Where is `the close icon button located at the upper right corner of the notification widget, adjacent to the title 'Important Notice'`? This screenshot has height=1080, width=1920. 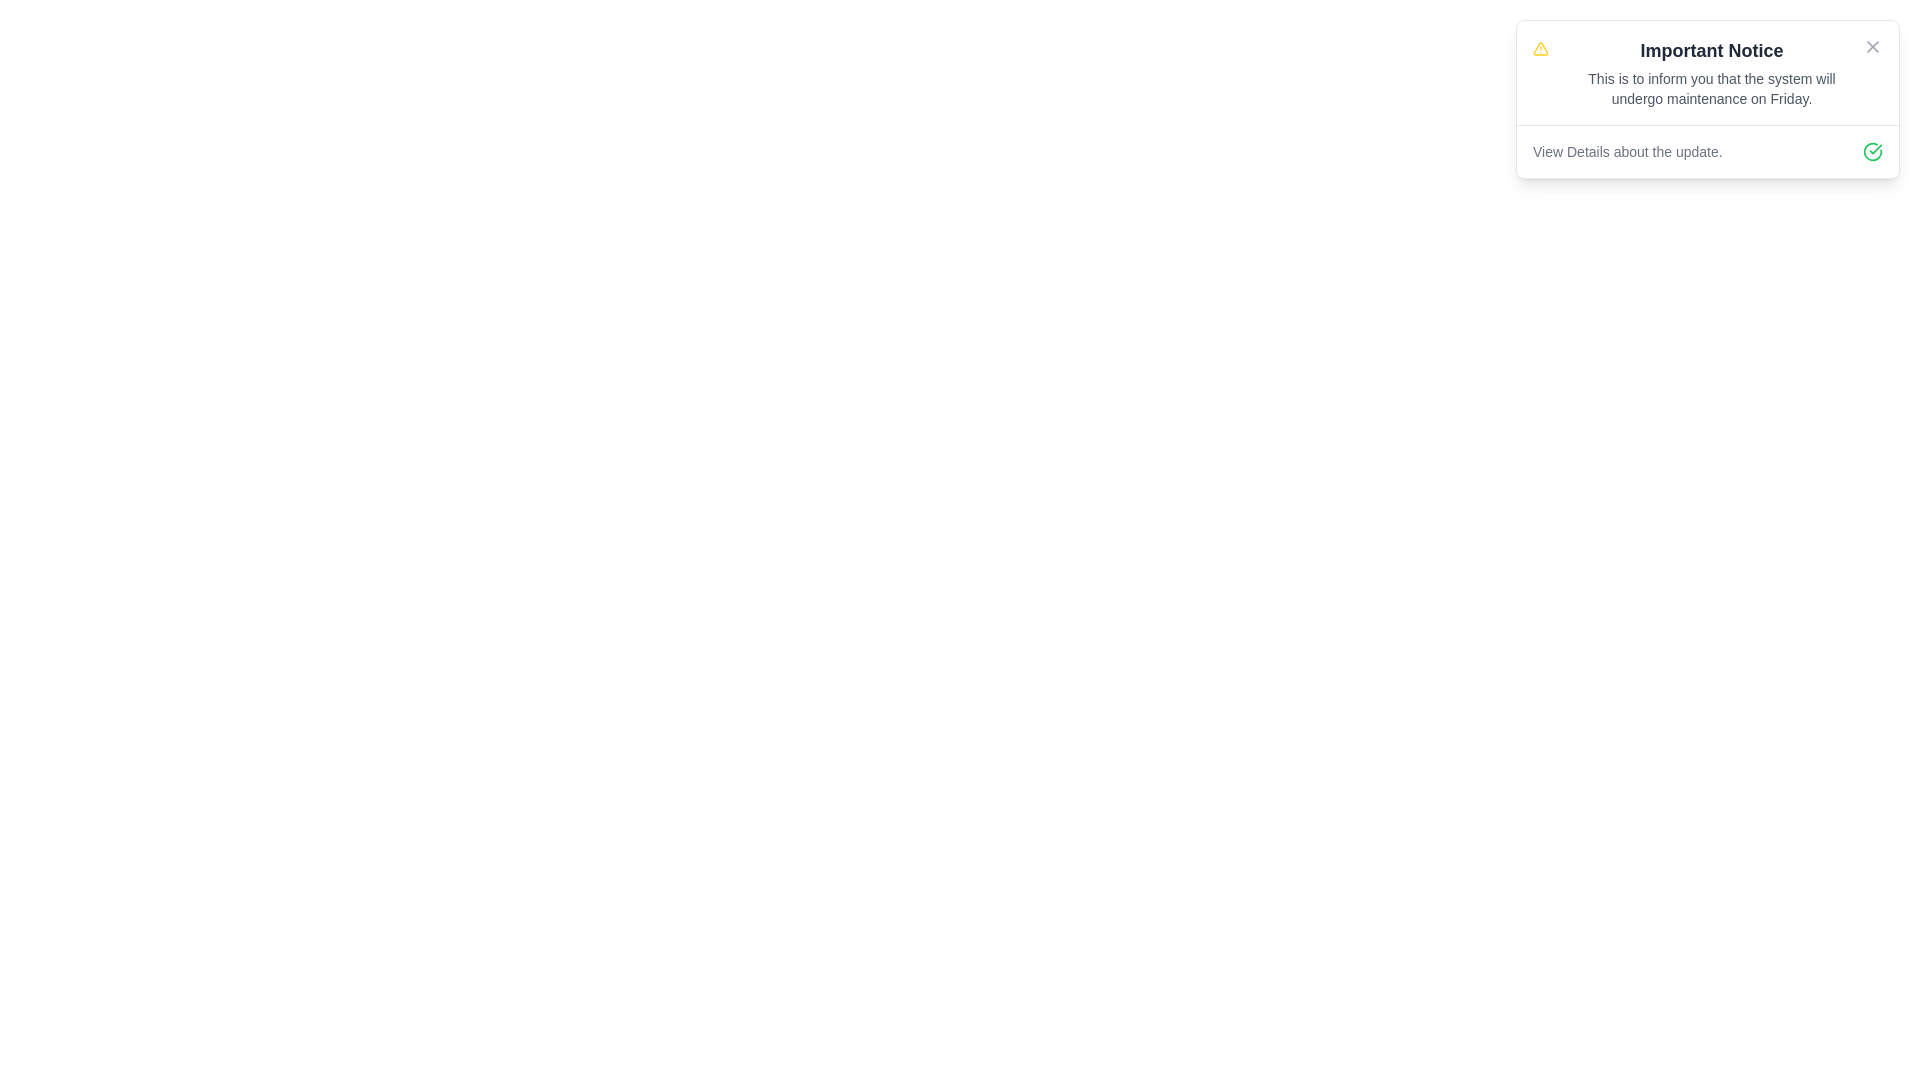
the close icon button located at the upper right corner of the notification widget, adjacent to the title 'Important Notice' is located at coordinates (1871, 45).